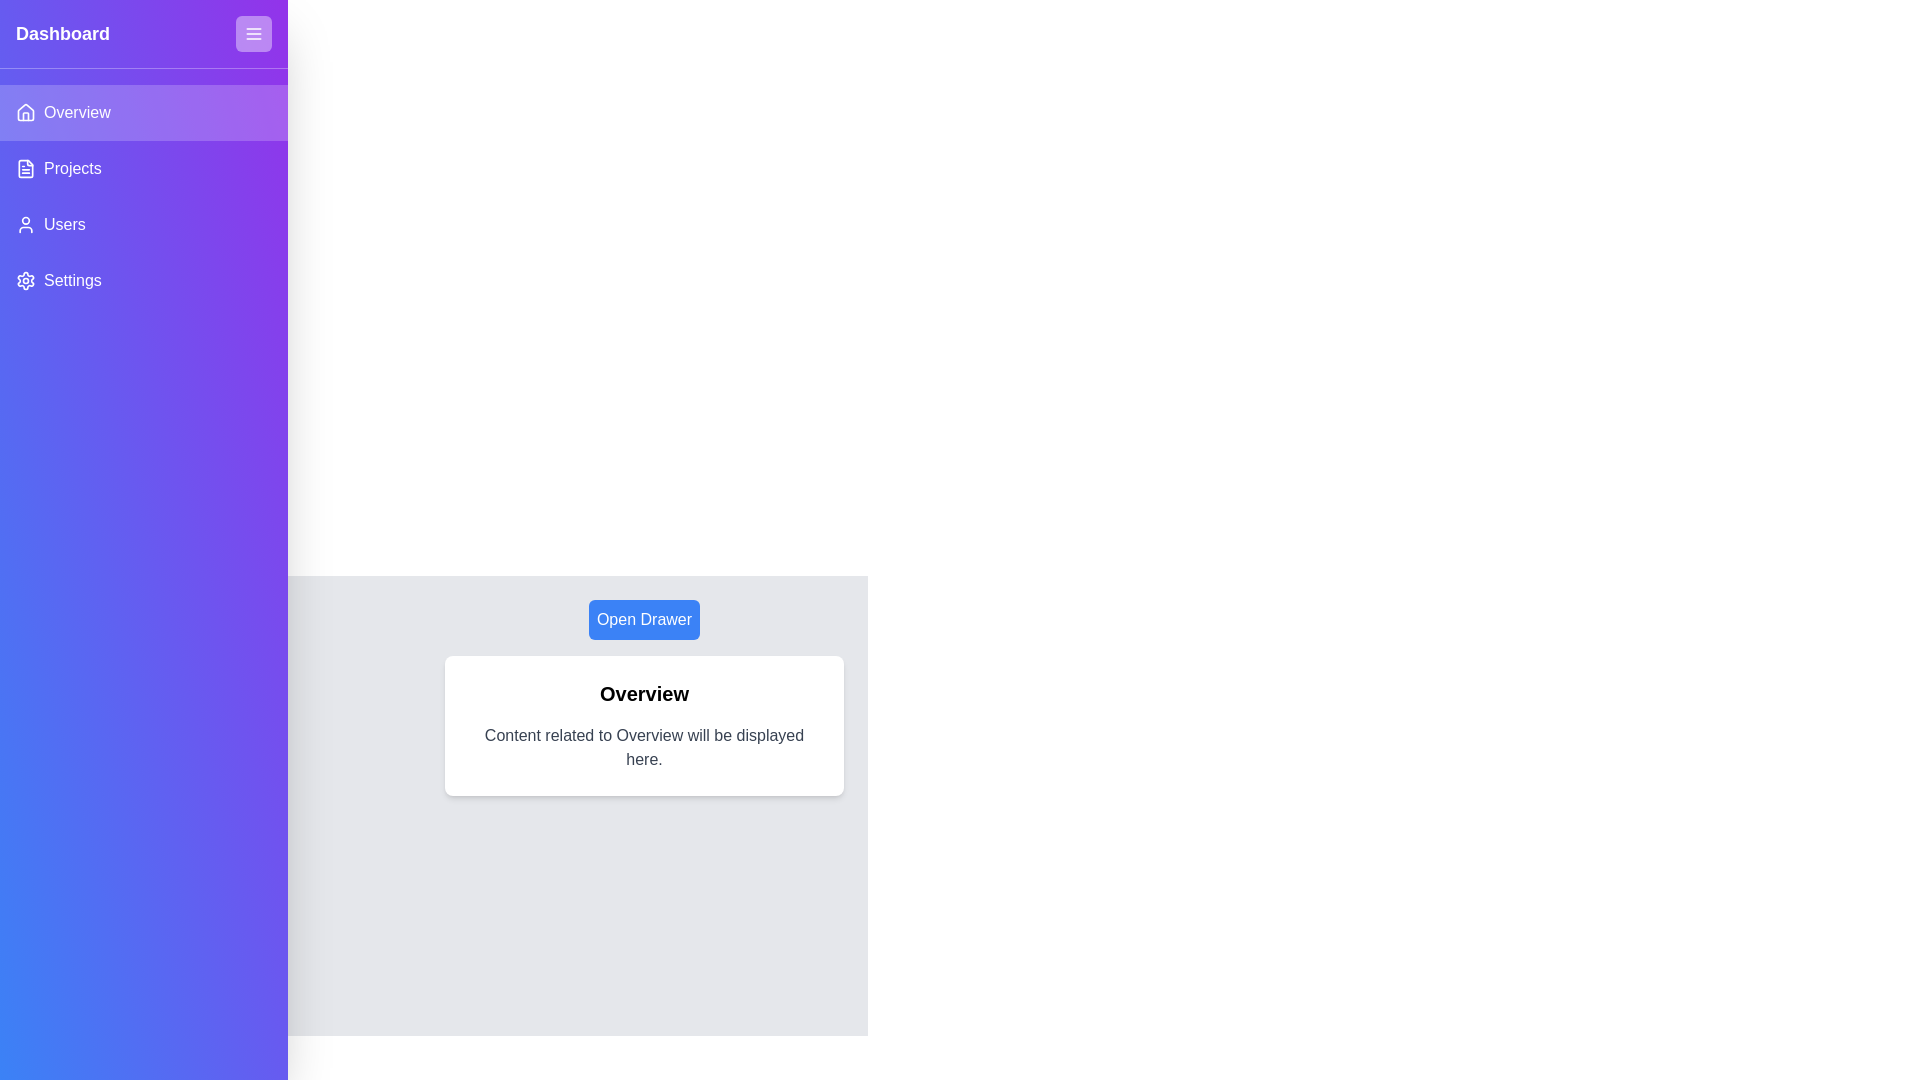 This screenshot has width=1920, height=1080. What do you see at coordinates (253, 34) in the screenshot?
I see `close button located at the top-right corner of the drawer` at bounding box center [253, 34].